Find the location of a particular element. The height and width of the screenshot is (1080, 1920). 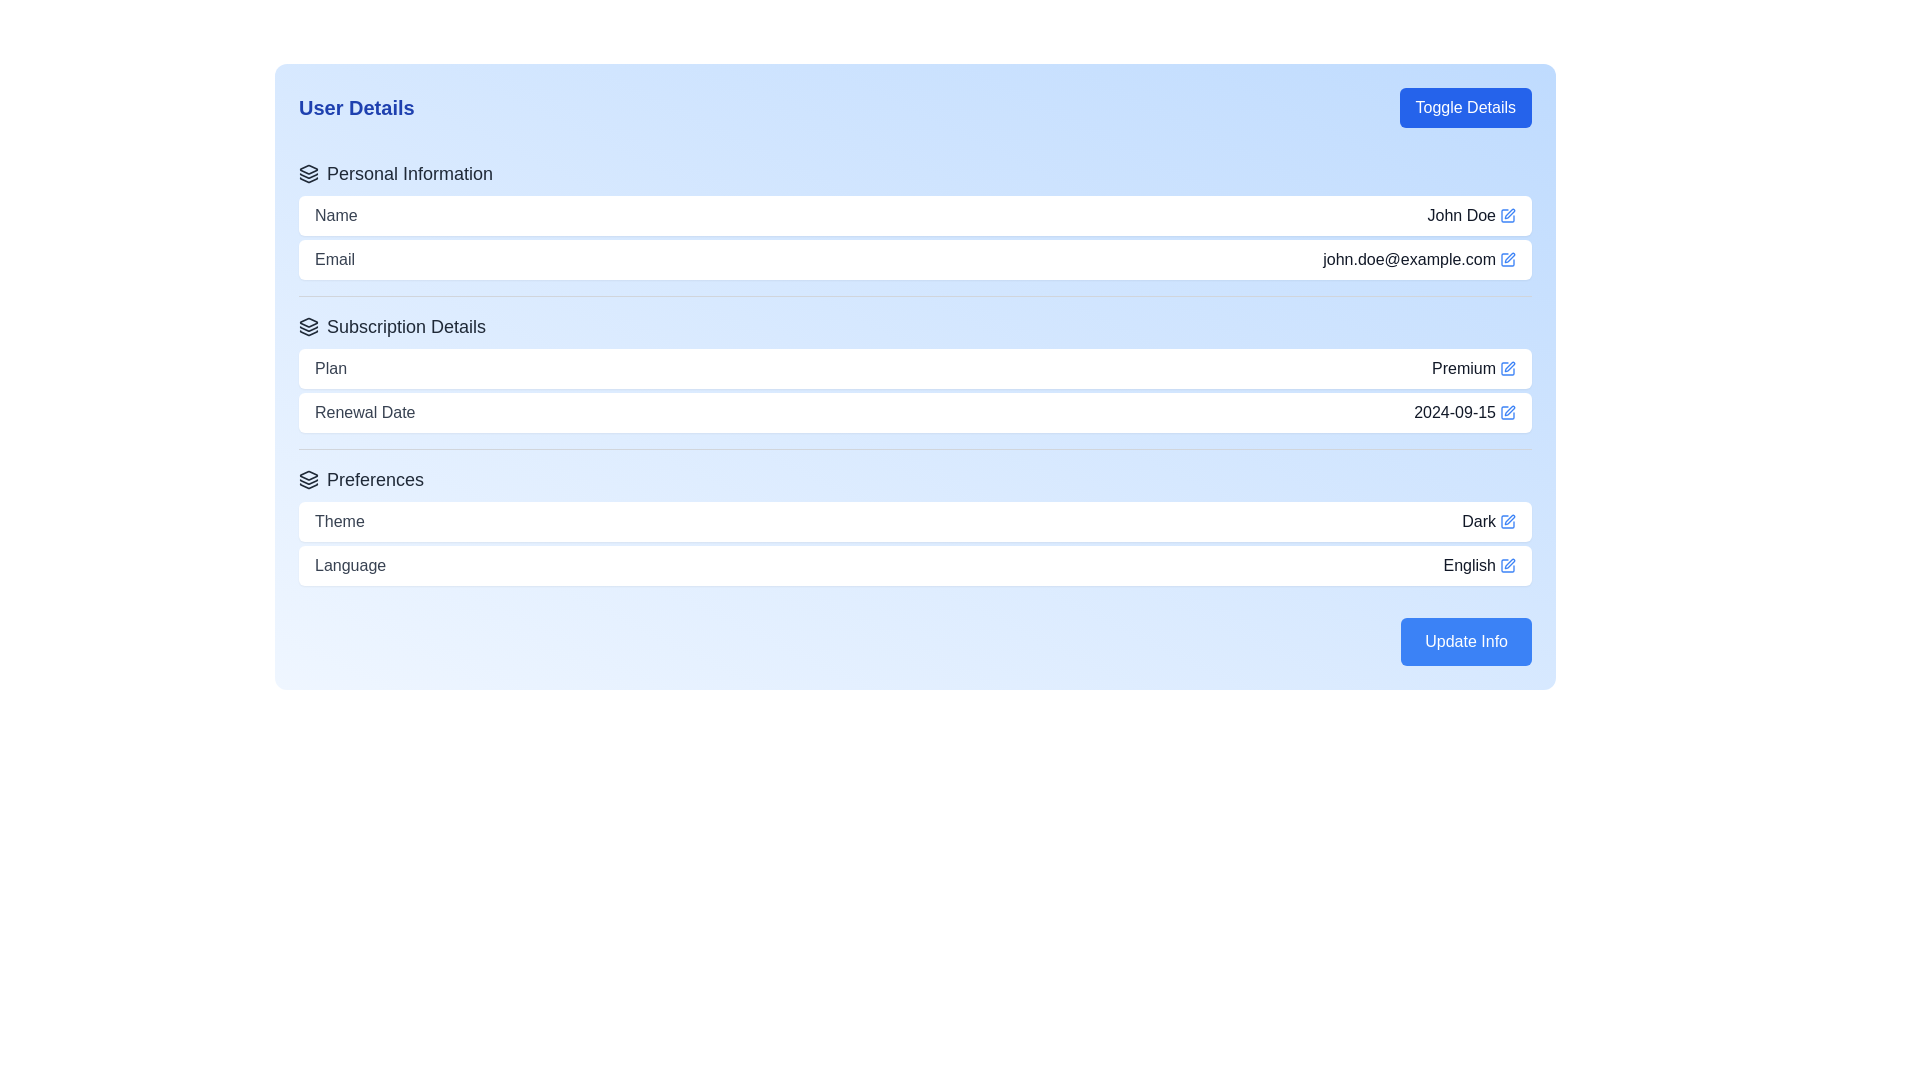

the decorative icon representing the 'Personal Information' section, located to the left of the 'Personal Information' text label in the User Details interface is located at coordinates (307, 172).